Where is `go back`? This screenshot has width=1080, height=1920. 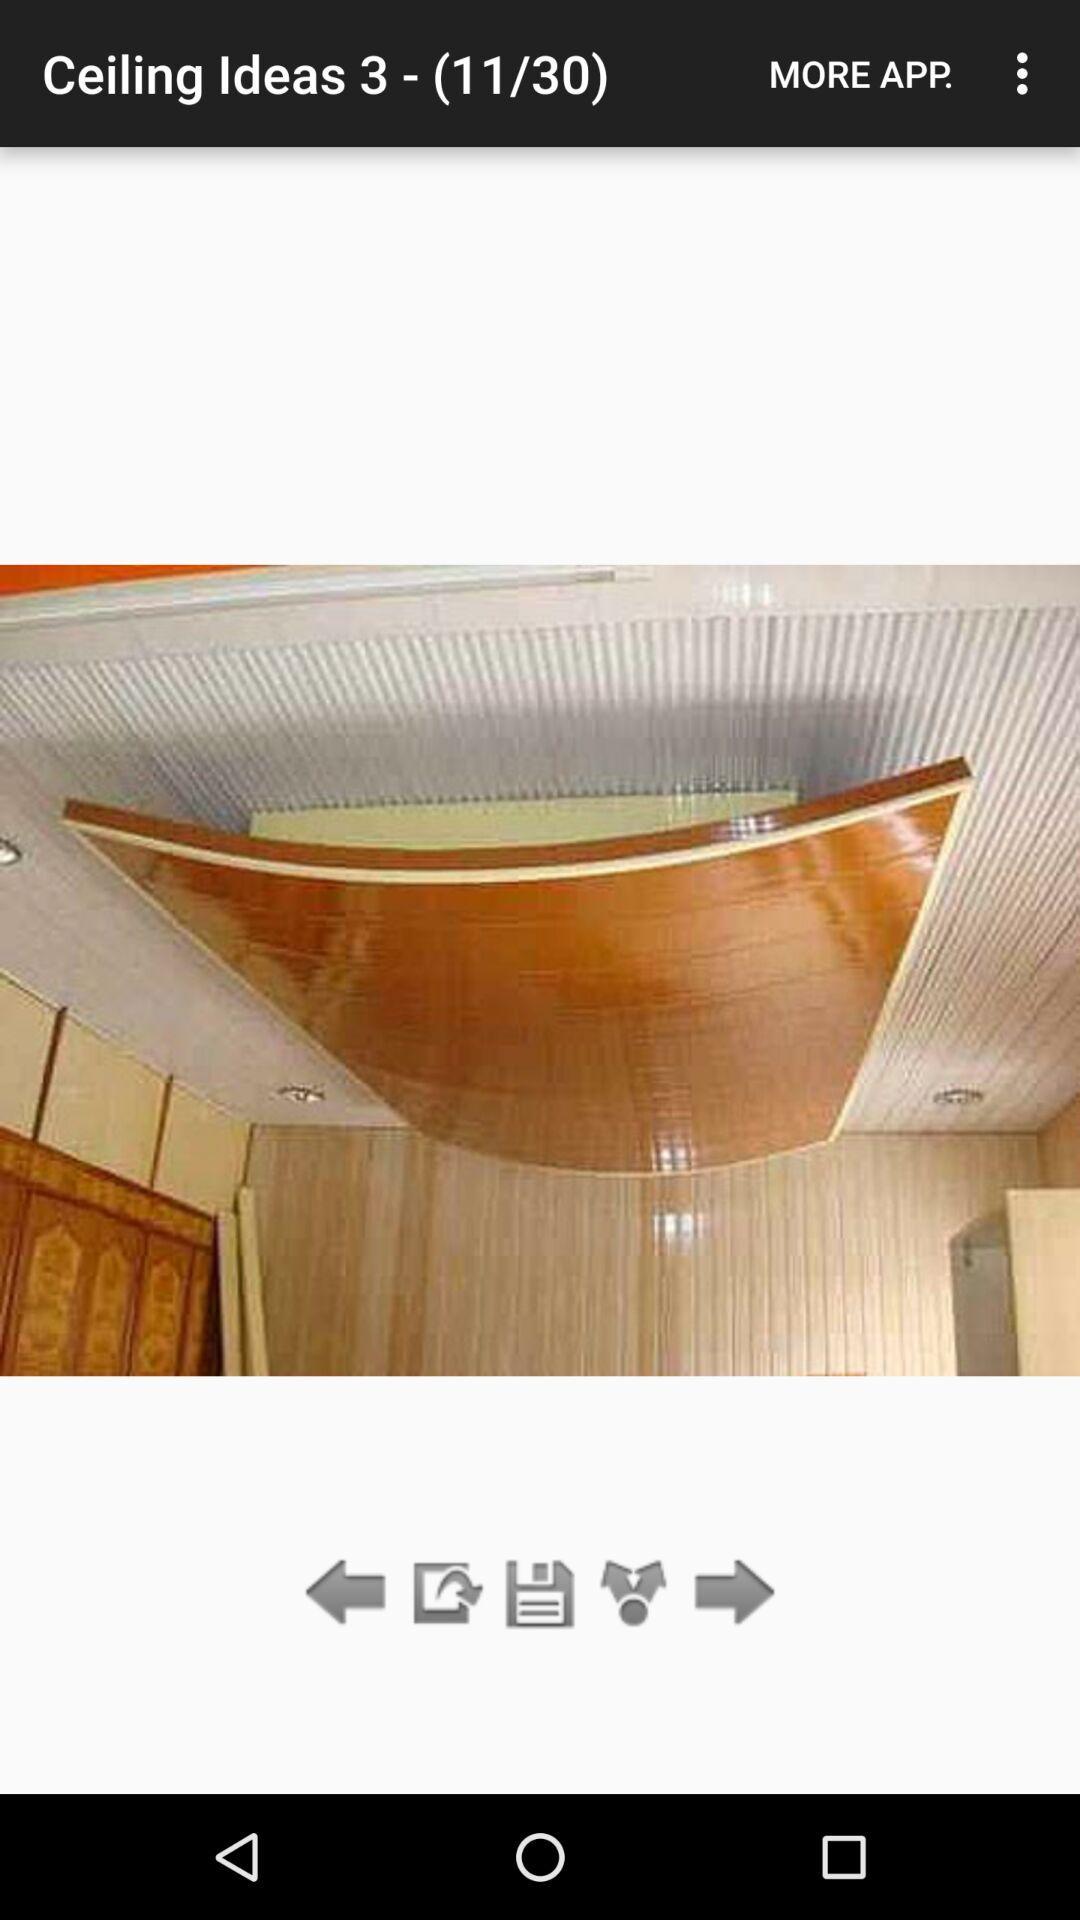 go back is located at coordinates (350, 1593).